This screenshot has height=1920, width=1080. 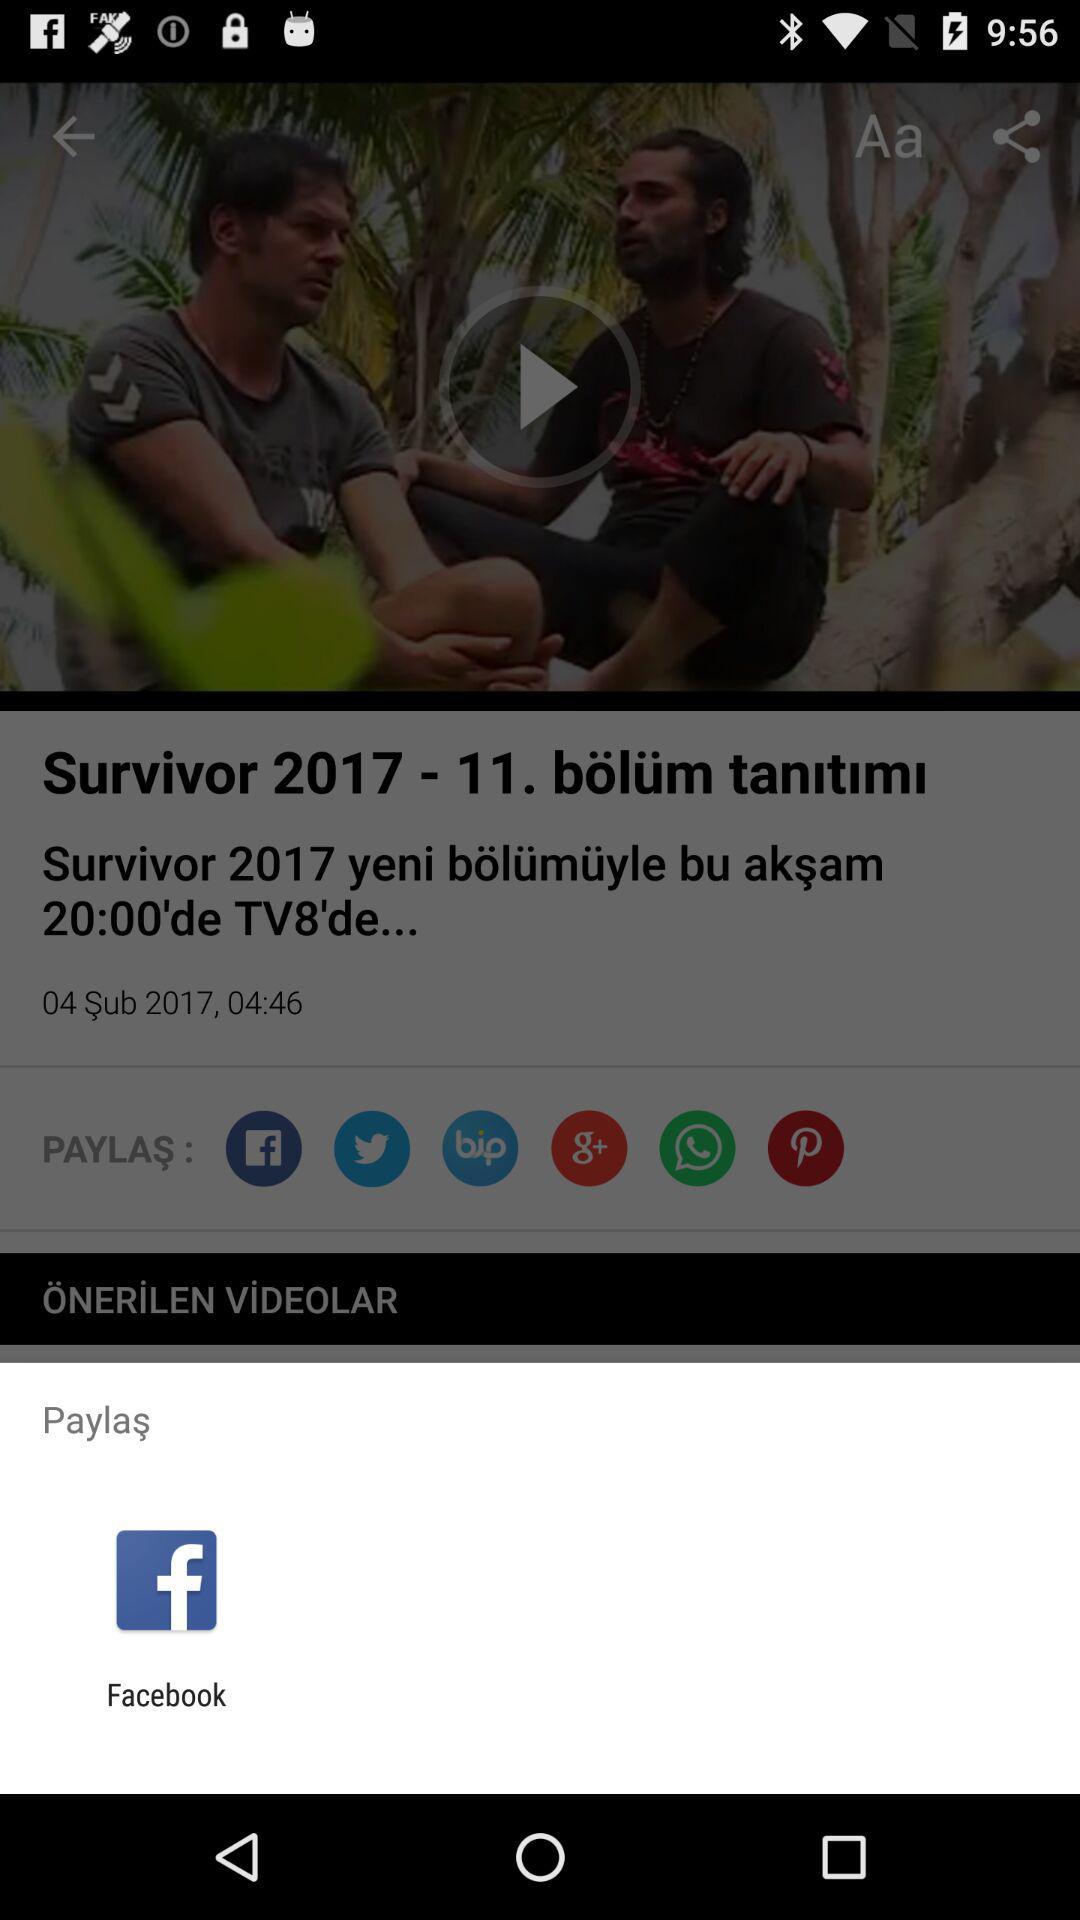 What do you see at coordinates (165, 1579) in the screenshot?
I see `the item above facebook icon` at bounding box center [165, 1579].